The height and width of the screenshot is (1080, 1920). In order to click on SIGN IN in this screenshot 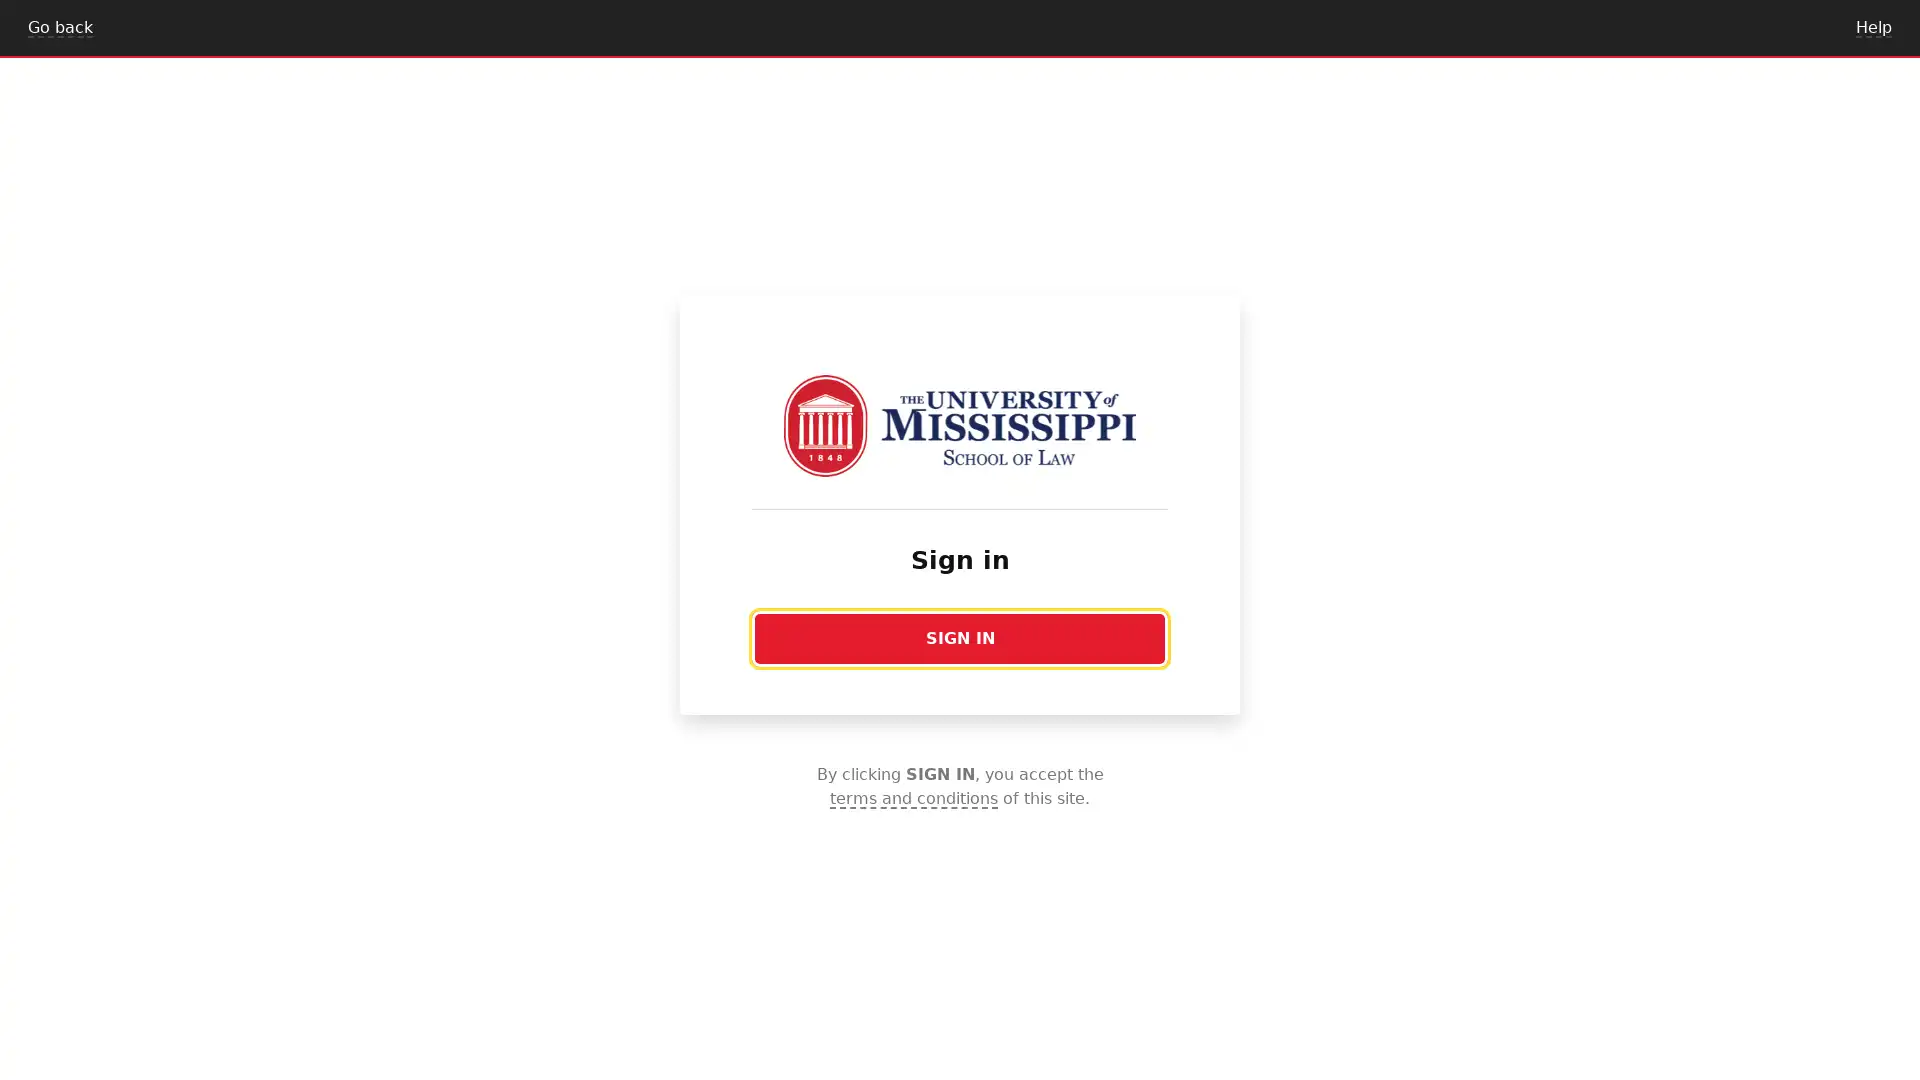, I will do `click(960, 639)`.